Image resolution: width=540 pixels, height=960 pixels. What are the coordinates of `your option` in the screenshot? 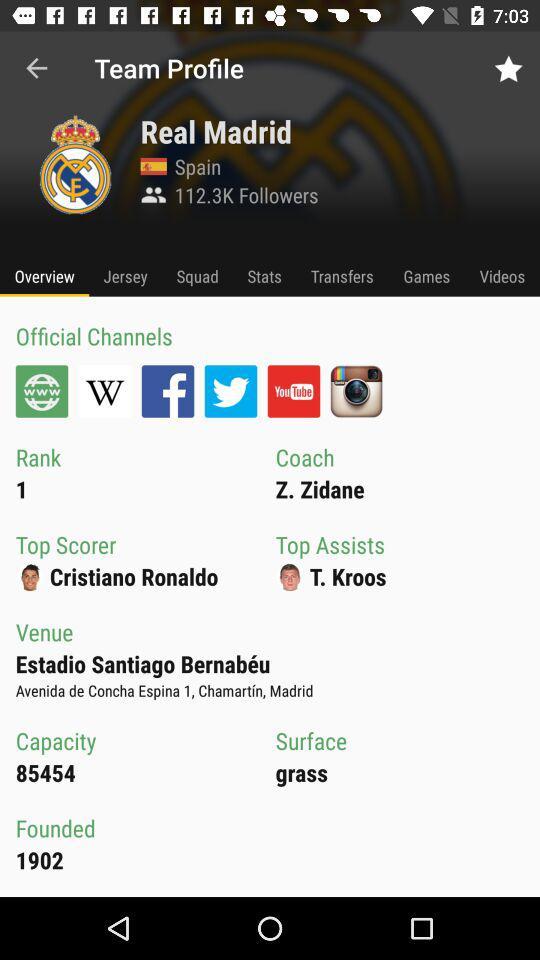 It's located at (292, 390).